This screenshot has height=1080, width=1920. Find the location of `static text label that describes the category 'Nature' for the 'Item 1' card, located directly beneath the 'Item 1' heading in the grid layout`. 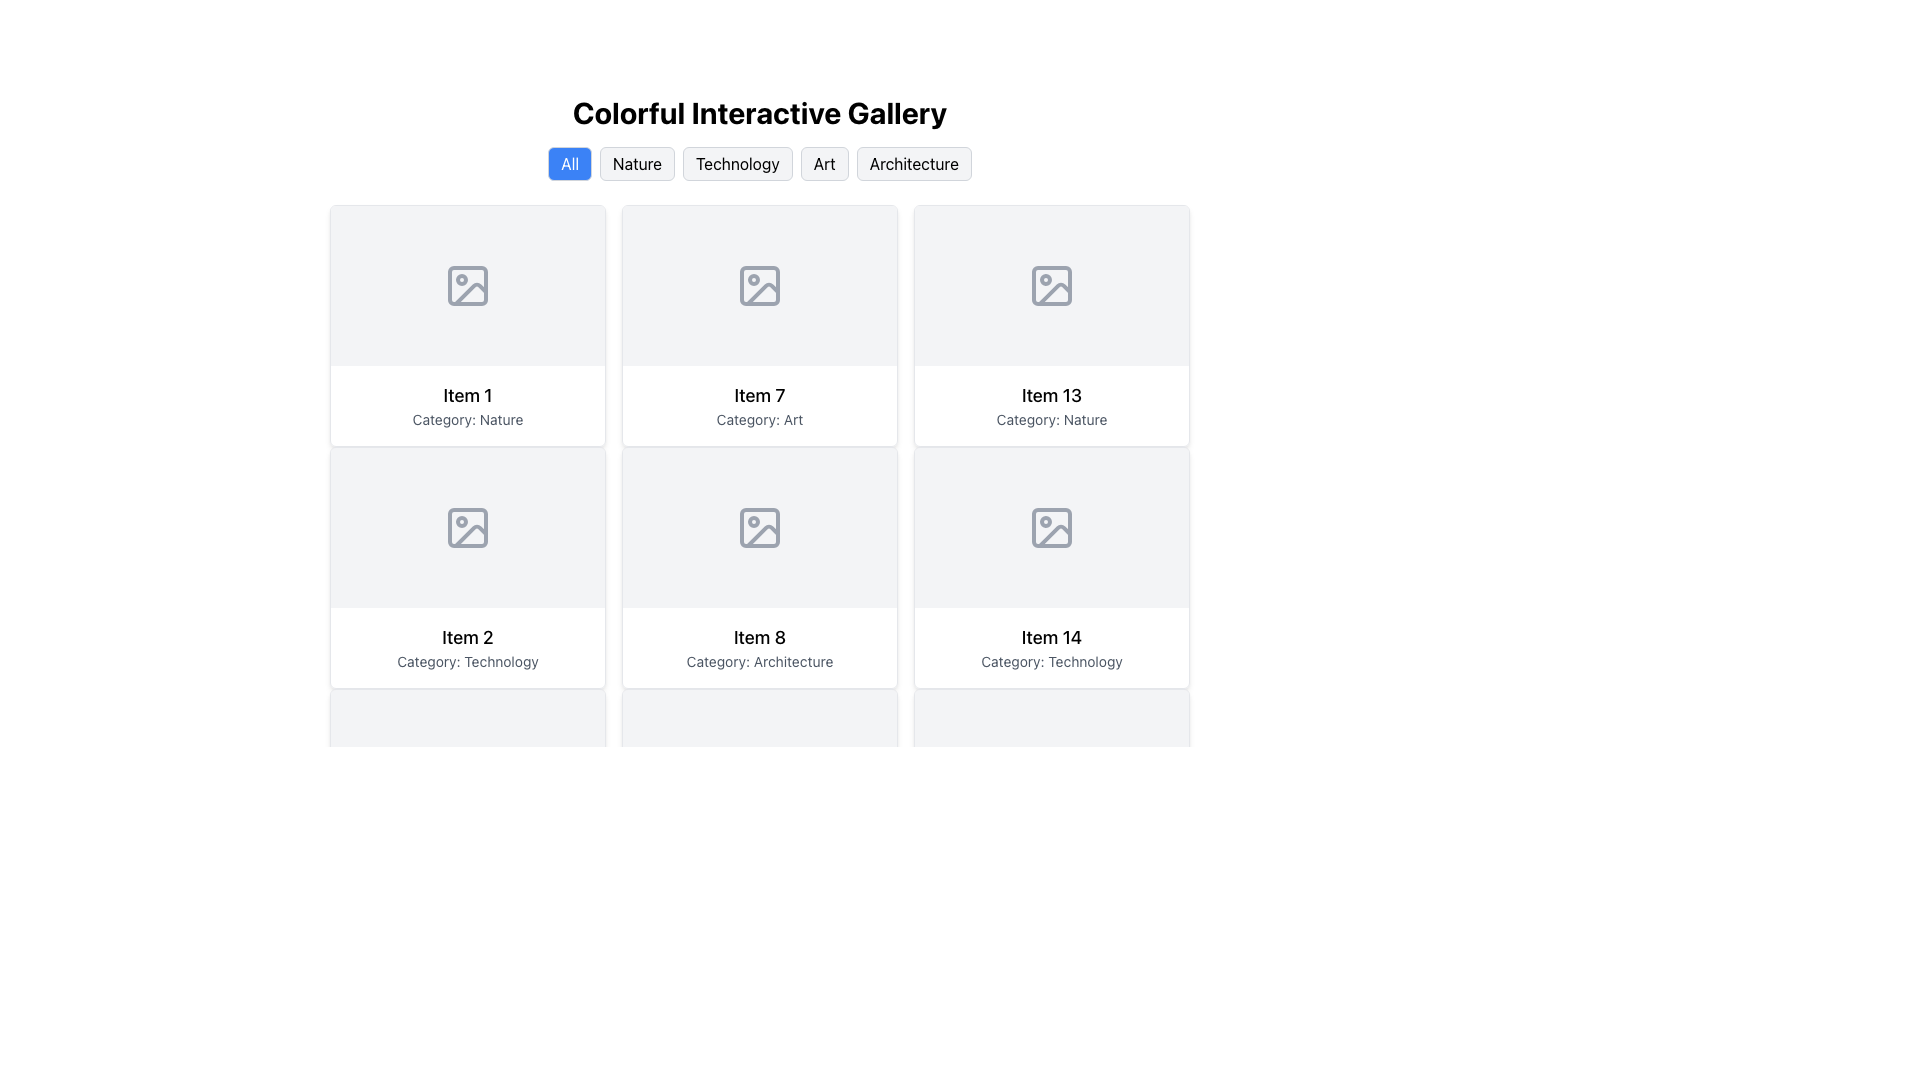

static text label that describes the category 'Nature' for the 'Item 1' card, located directly beneath the 'Item 1' heading in the grid layout is located at coordinates (466, 419).